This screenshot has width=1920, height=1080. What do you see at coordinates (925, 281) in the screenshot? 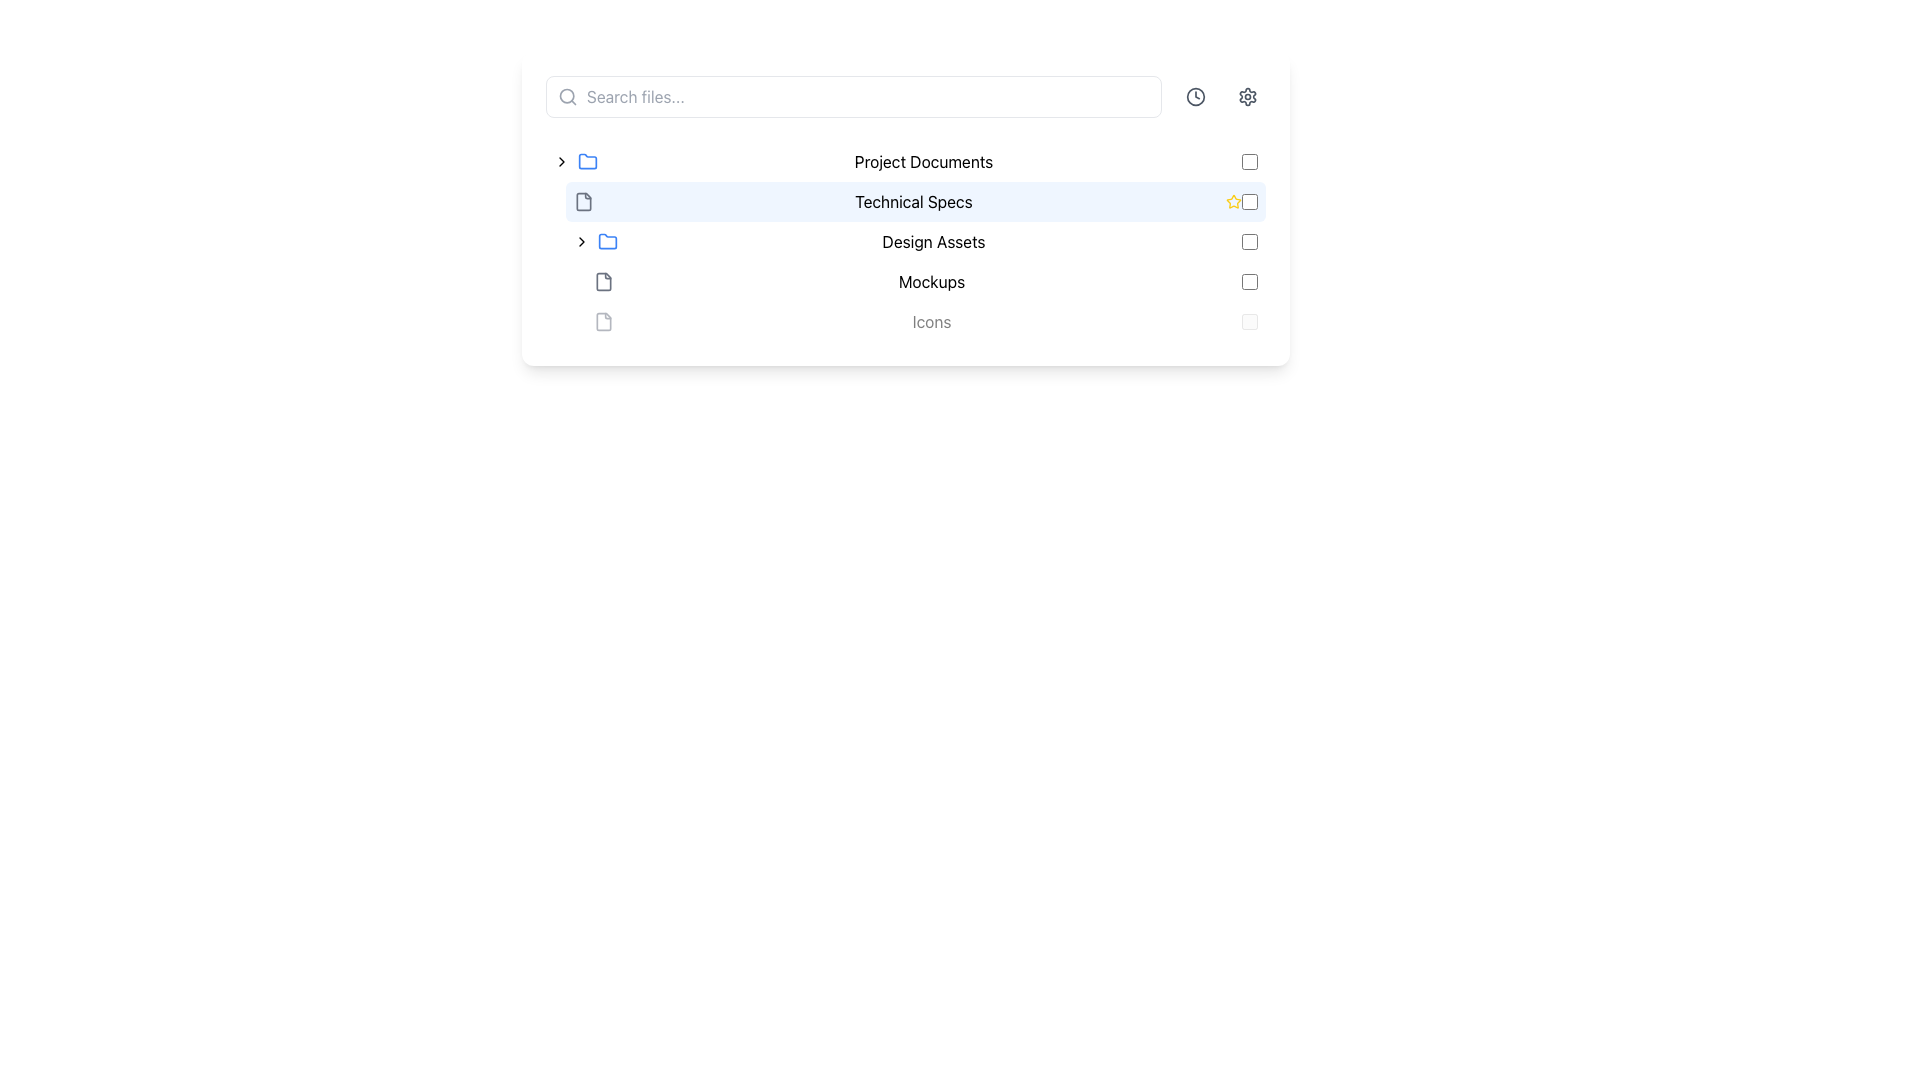
I see `the fourth list item labeled 'Mockups', which contains a document icon and a checkbox, for rearrangement` at bounding box center [925, 281].